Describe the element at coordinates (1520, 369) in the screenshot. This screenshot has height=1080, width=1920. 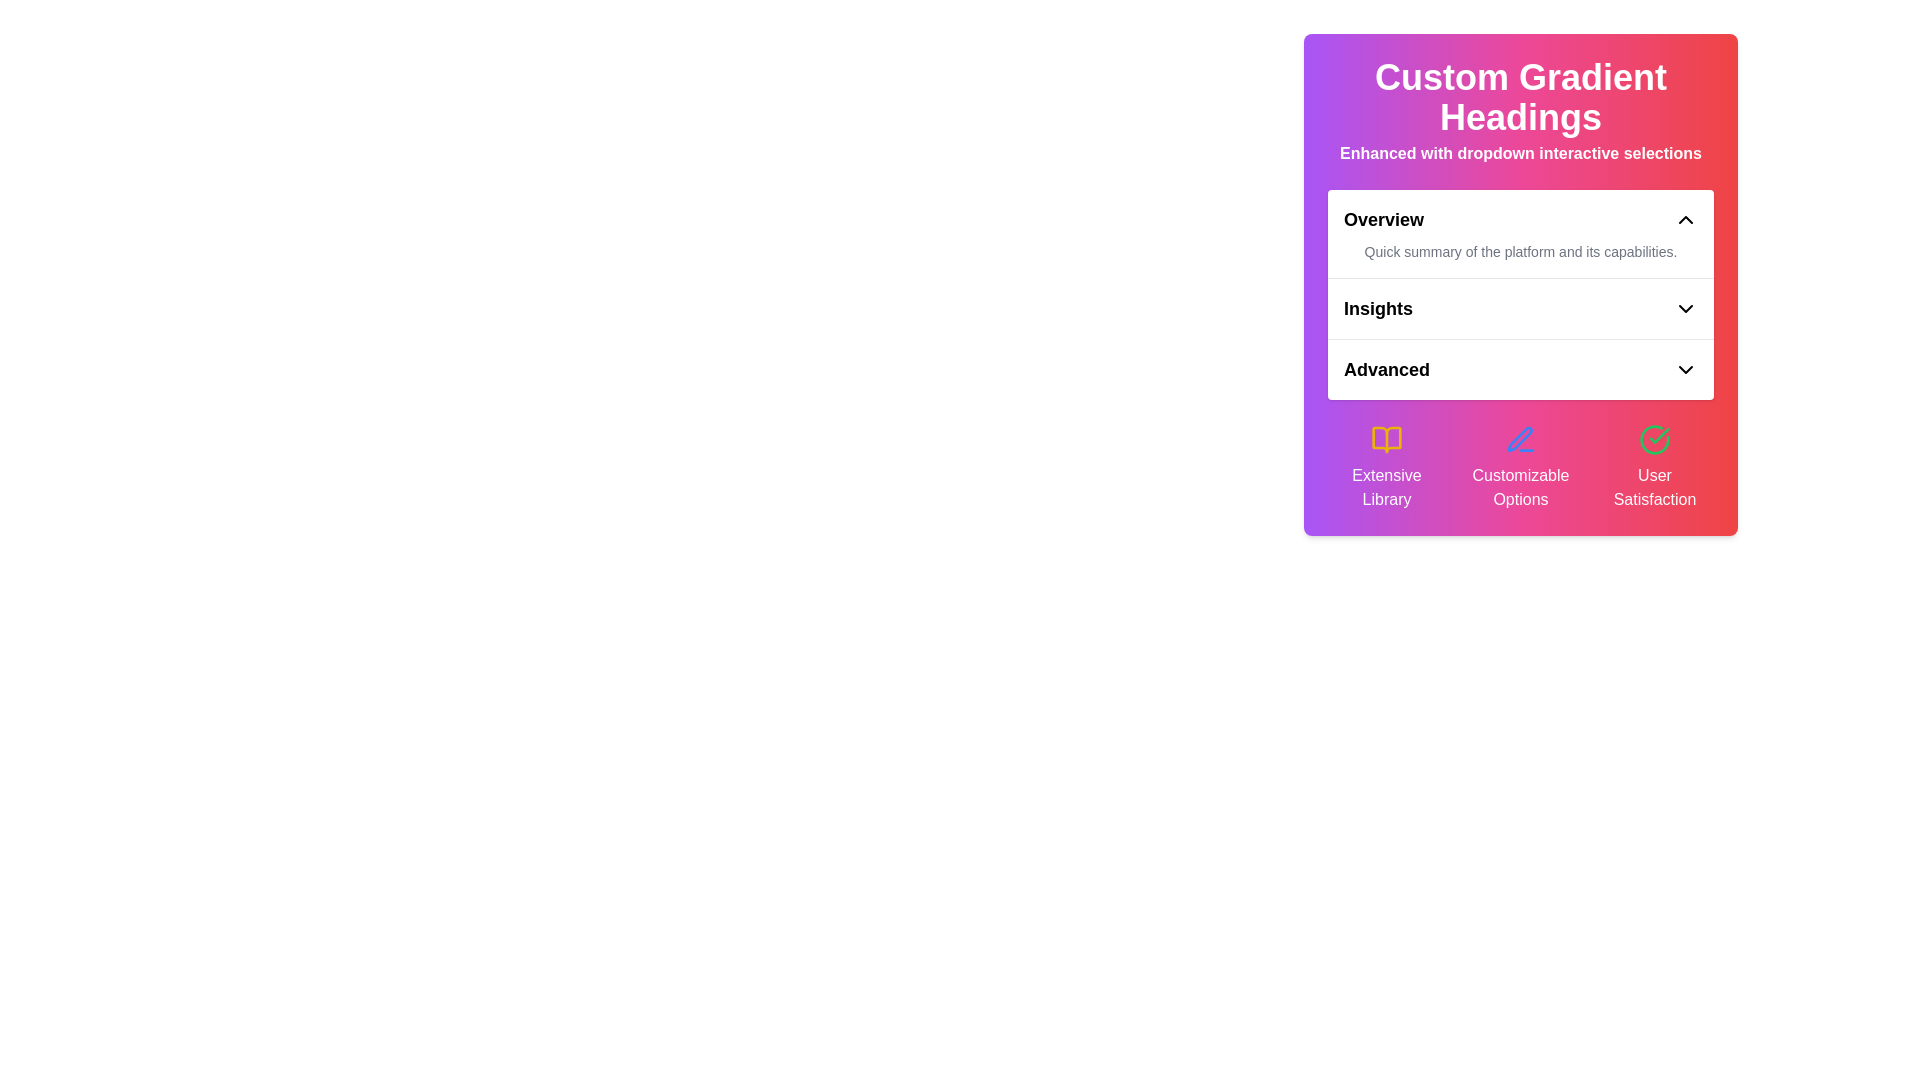
I see `the 'Advanced' dropdown selection option, which is the third entry in a list of dropdown options located below 'Insights' in a white card box with a gradient background` at that location.